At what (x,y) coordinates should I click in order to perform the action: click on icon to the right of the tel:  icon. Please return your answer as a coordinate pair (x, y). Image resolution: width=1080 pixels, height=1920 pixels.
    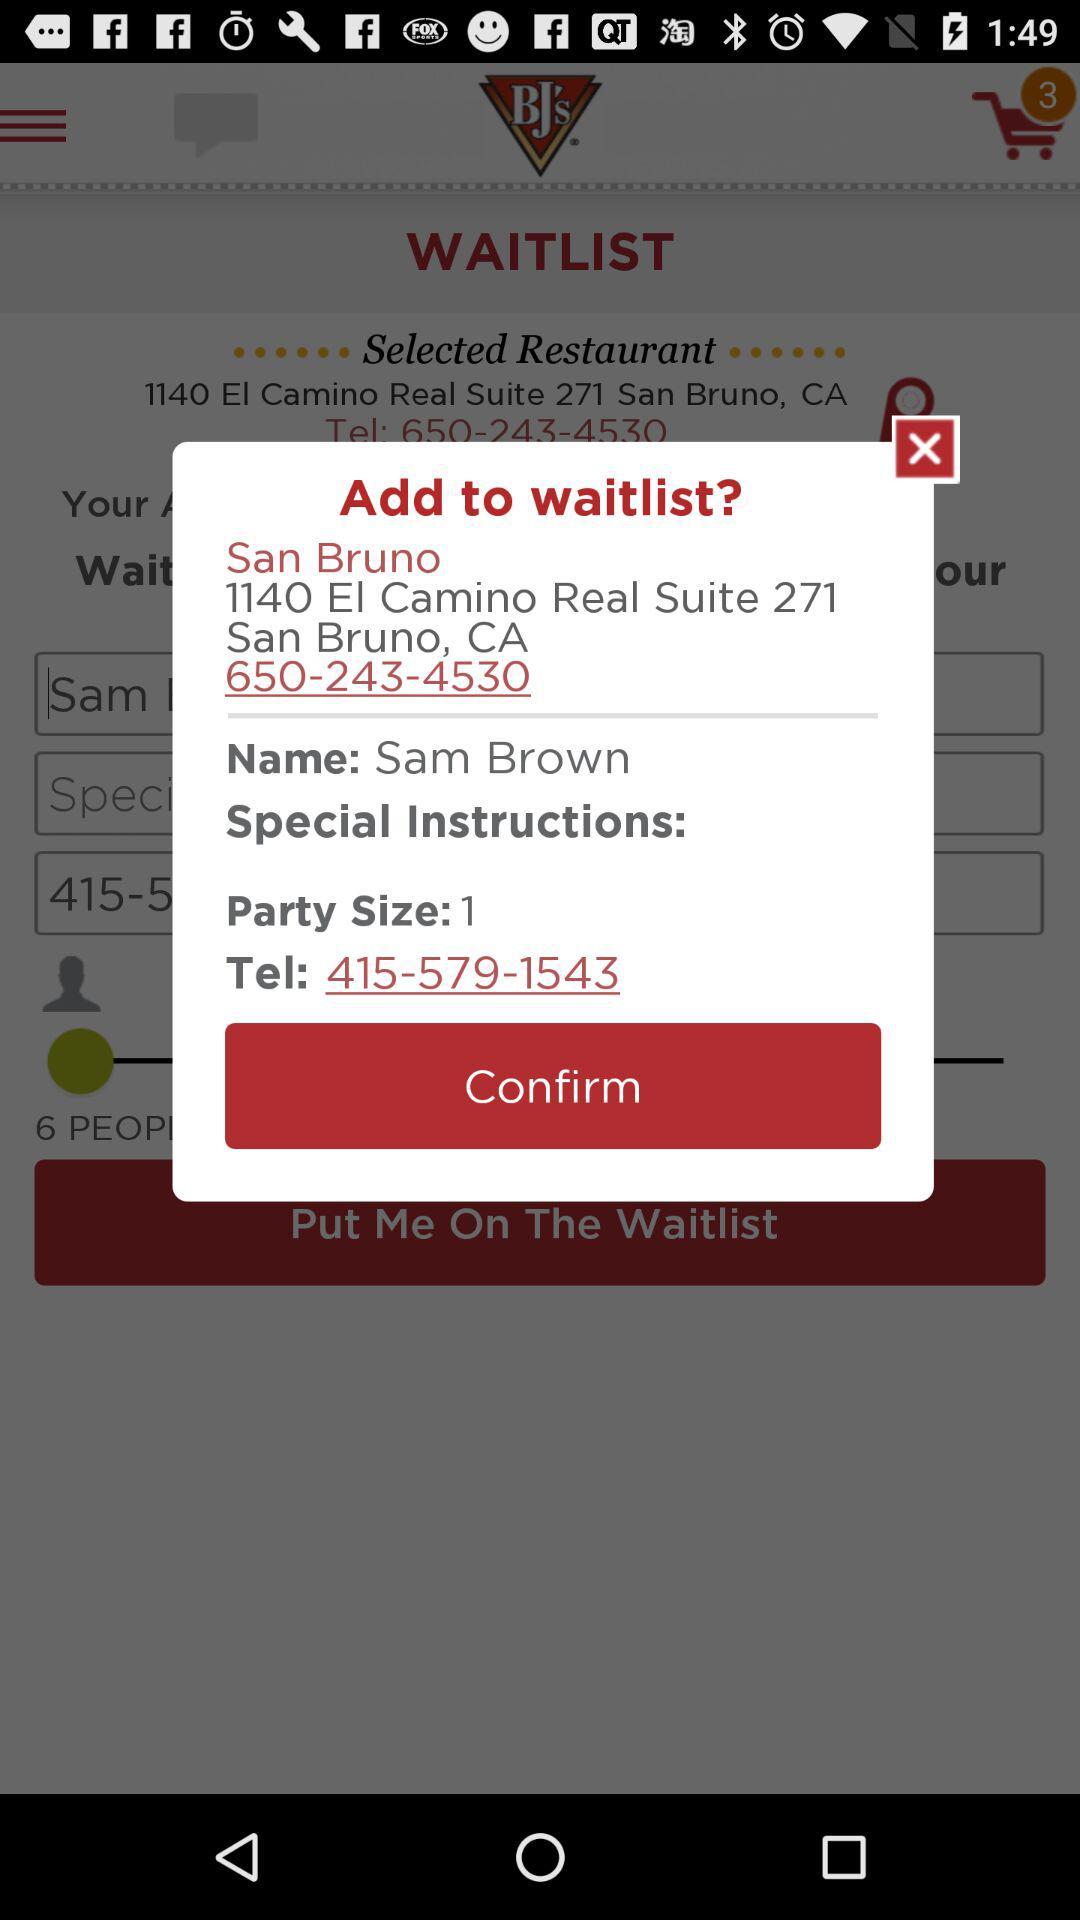
    Looking at the image, I should click on (472, 971).